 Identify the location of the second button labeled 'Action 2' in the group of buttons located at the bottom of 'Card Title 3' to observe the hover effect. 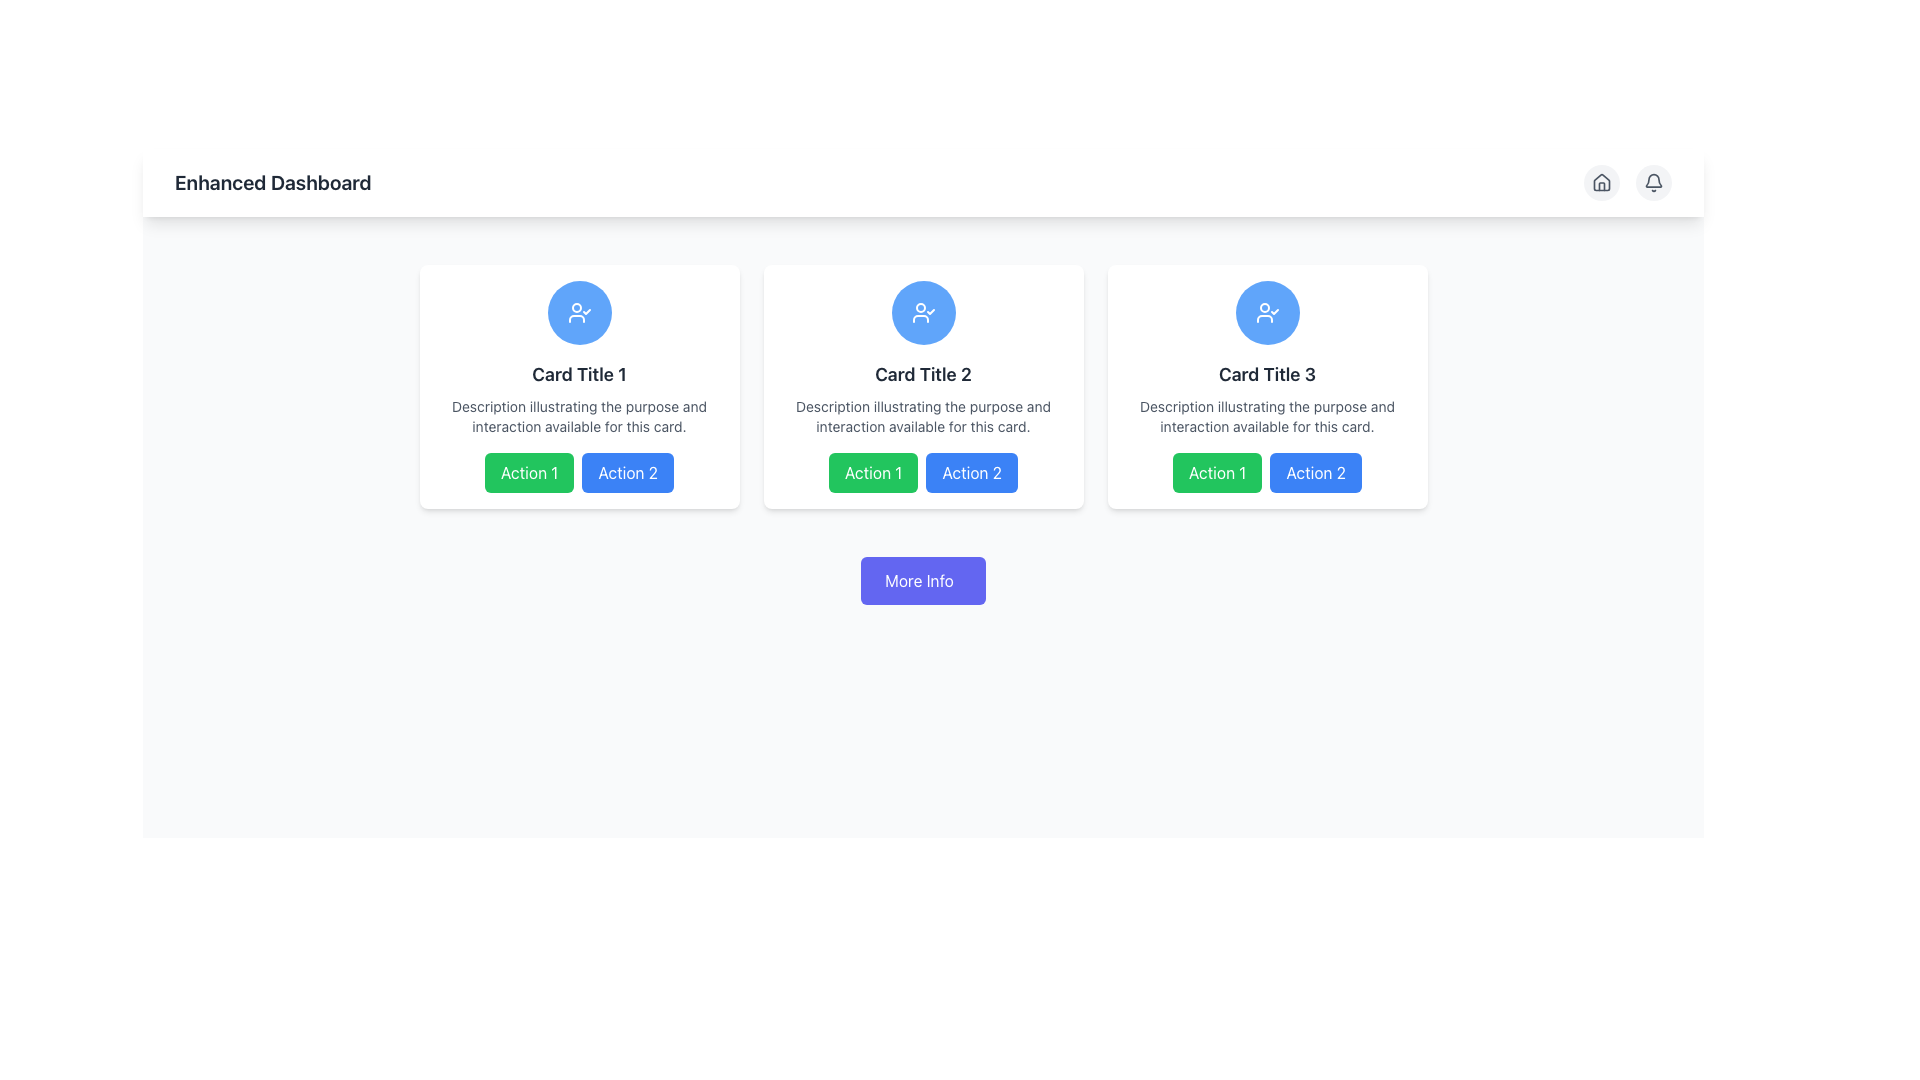
(1266, 473).